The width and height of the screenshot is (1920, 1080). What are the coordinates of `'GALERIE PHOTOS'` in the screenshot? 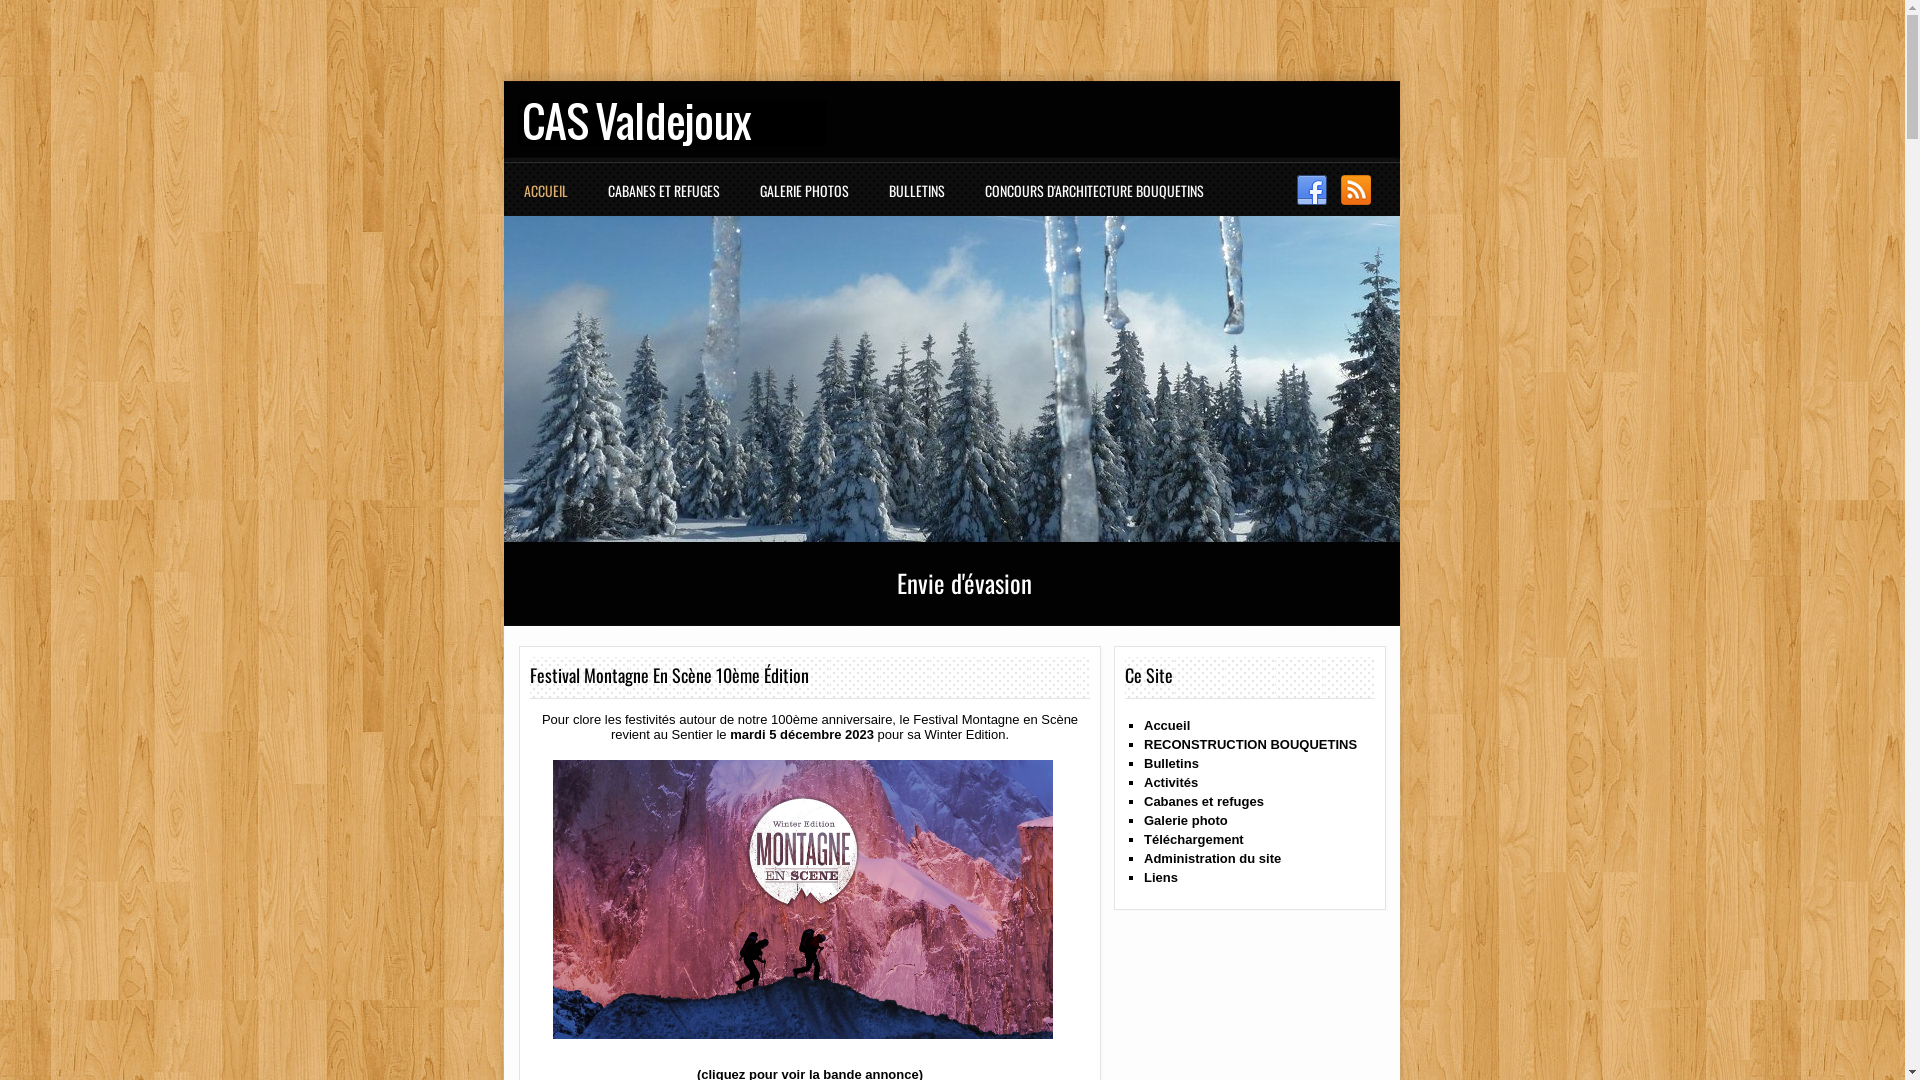 It's located at (809, 200).